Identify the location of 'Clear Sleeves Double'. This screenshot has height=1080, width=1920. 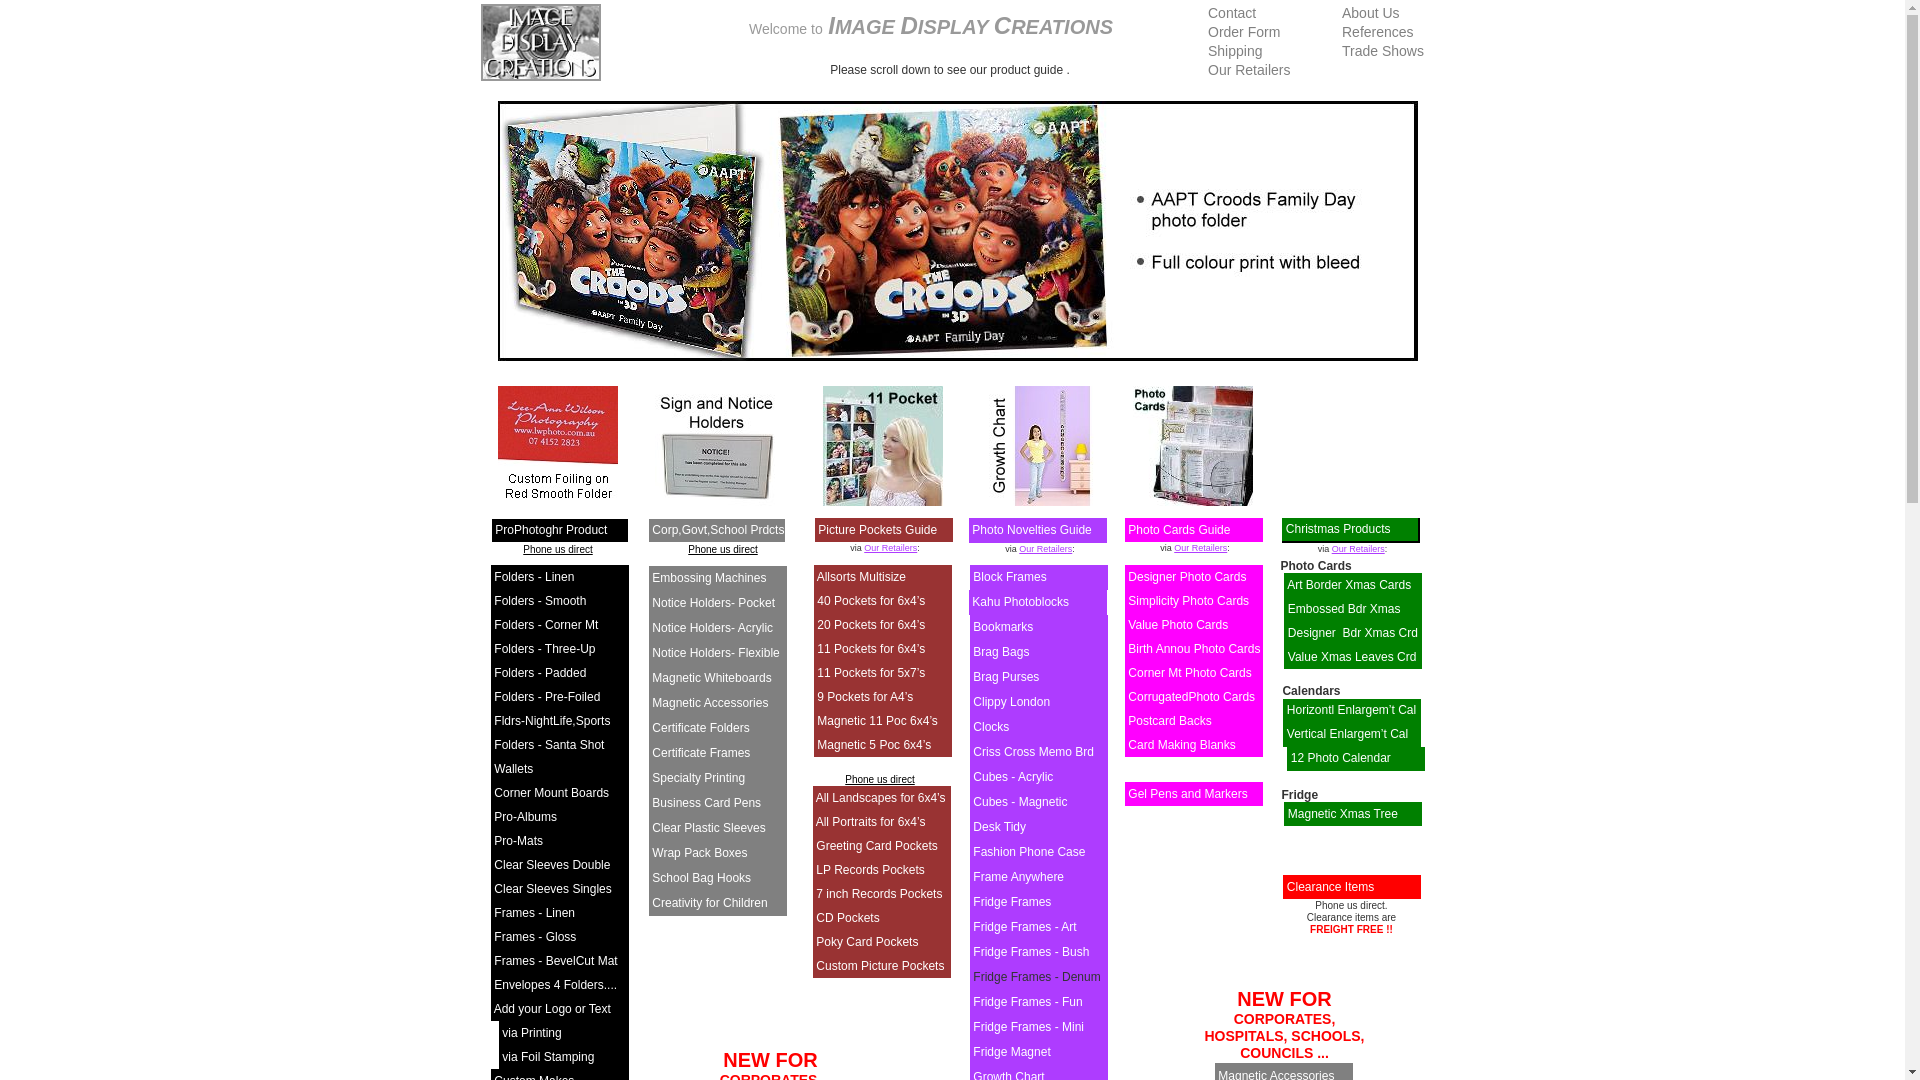
(552, 863).